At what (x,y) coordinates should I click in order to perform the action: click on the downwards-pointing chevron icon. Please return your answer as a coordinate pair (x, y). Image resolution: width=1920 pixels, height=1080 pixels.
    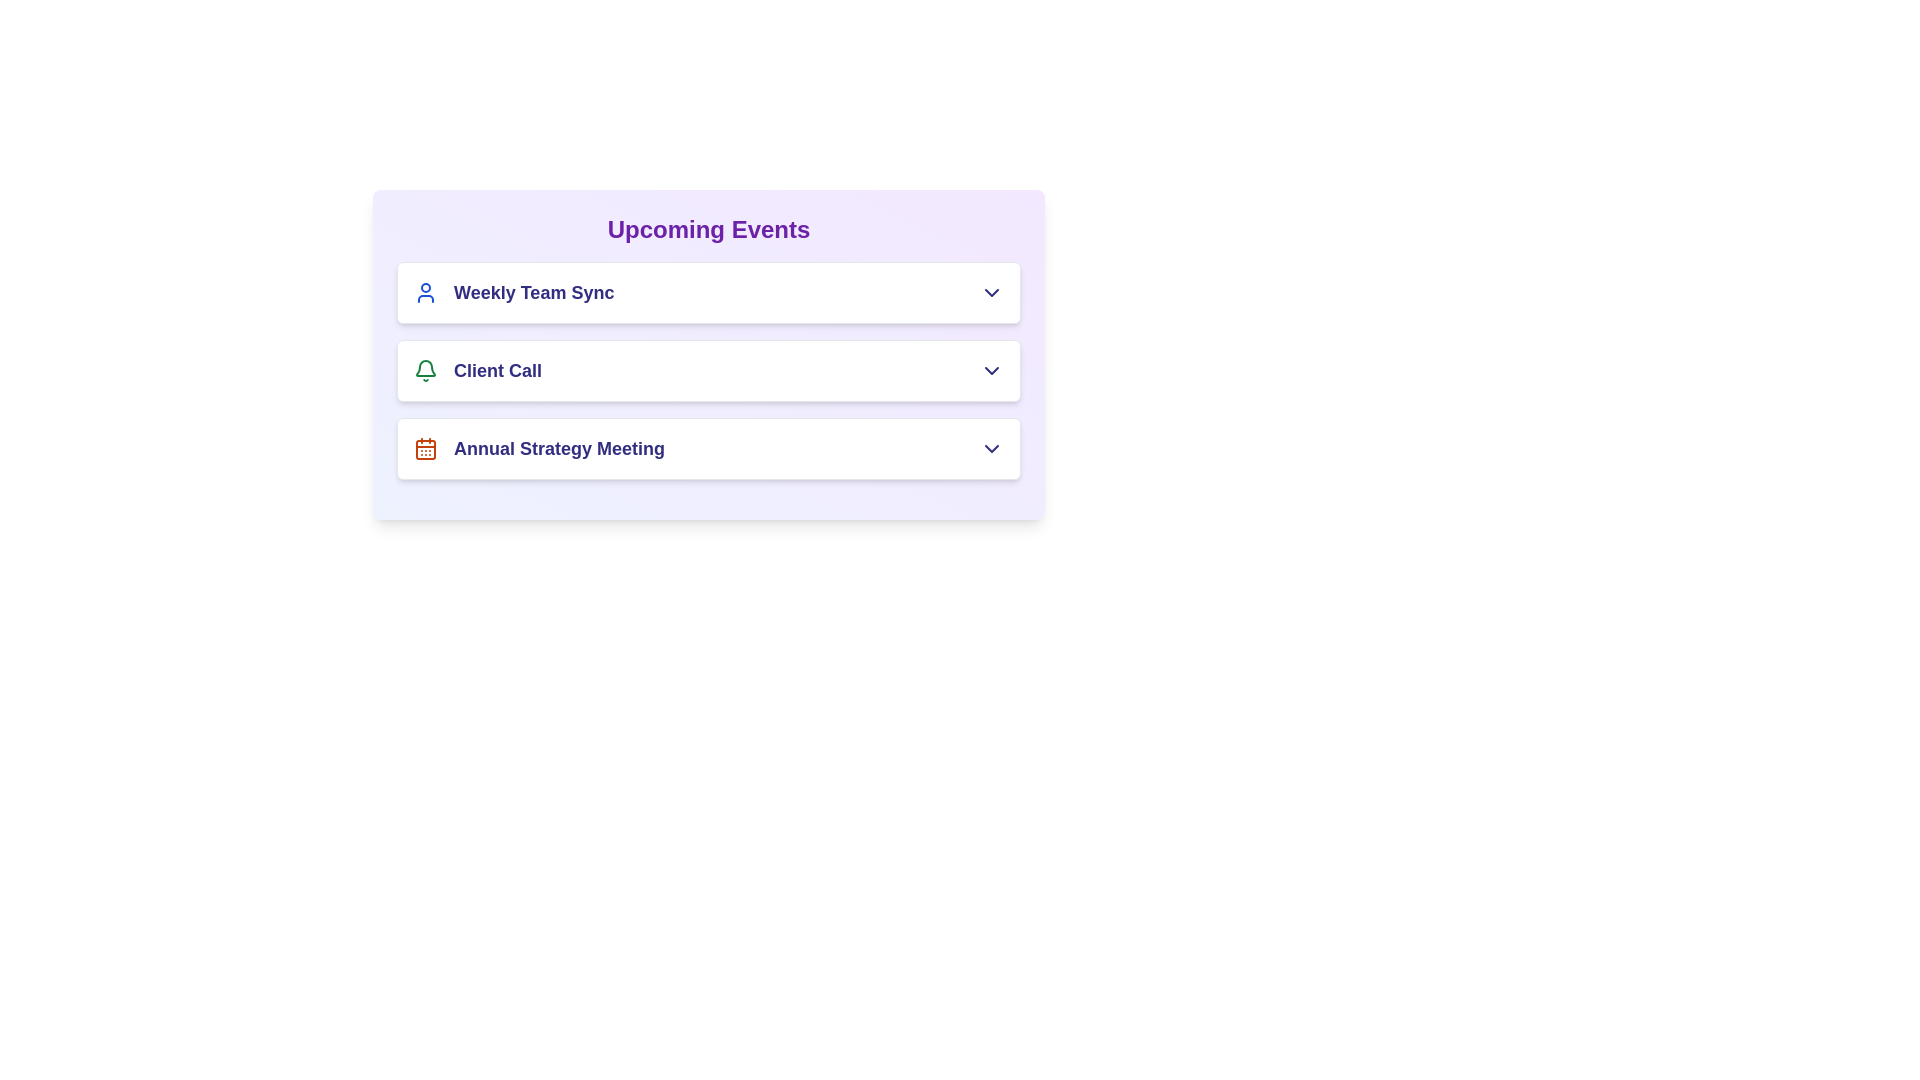
    Looking at the image, I should click on (992, 293).